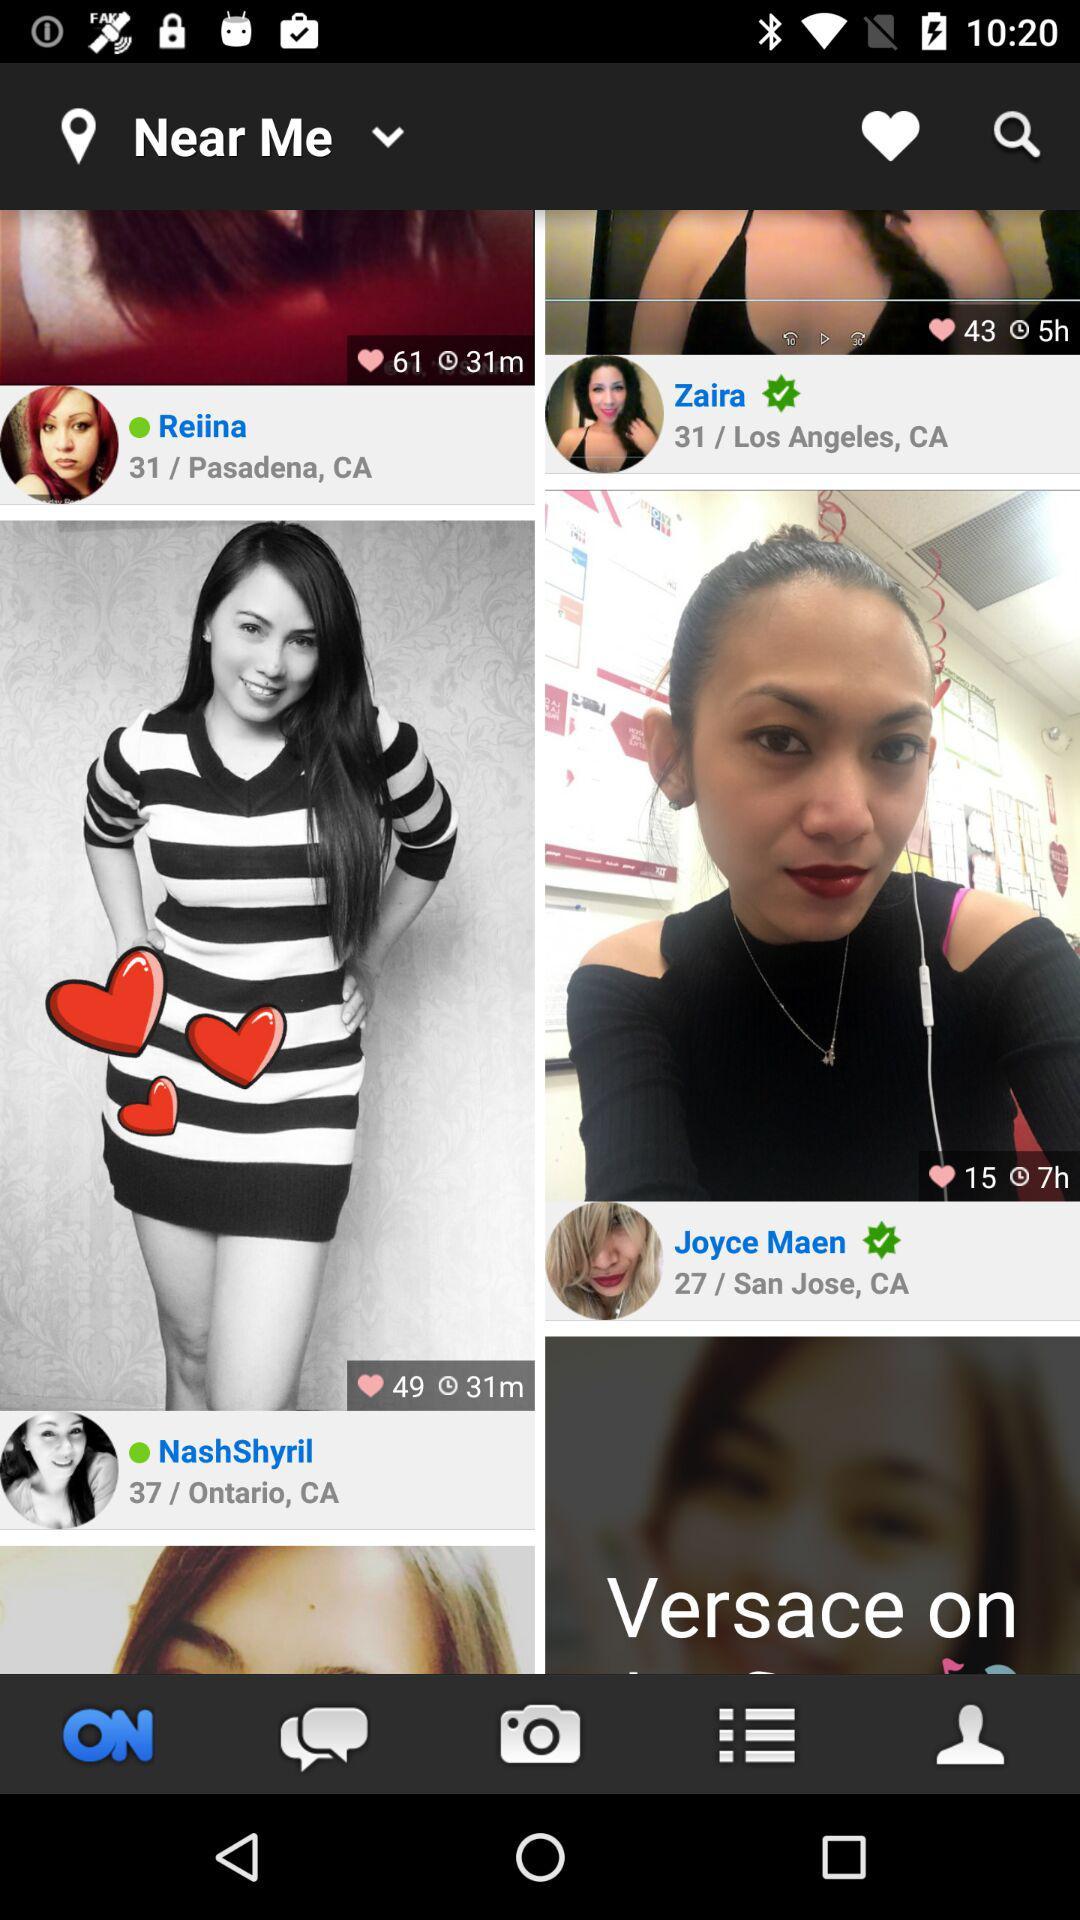  Describe the element at coordinates (756, 1733) in the screenshot. I see `the list icon` at that location.